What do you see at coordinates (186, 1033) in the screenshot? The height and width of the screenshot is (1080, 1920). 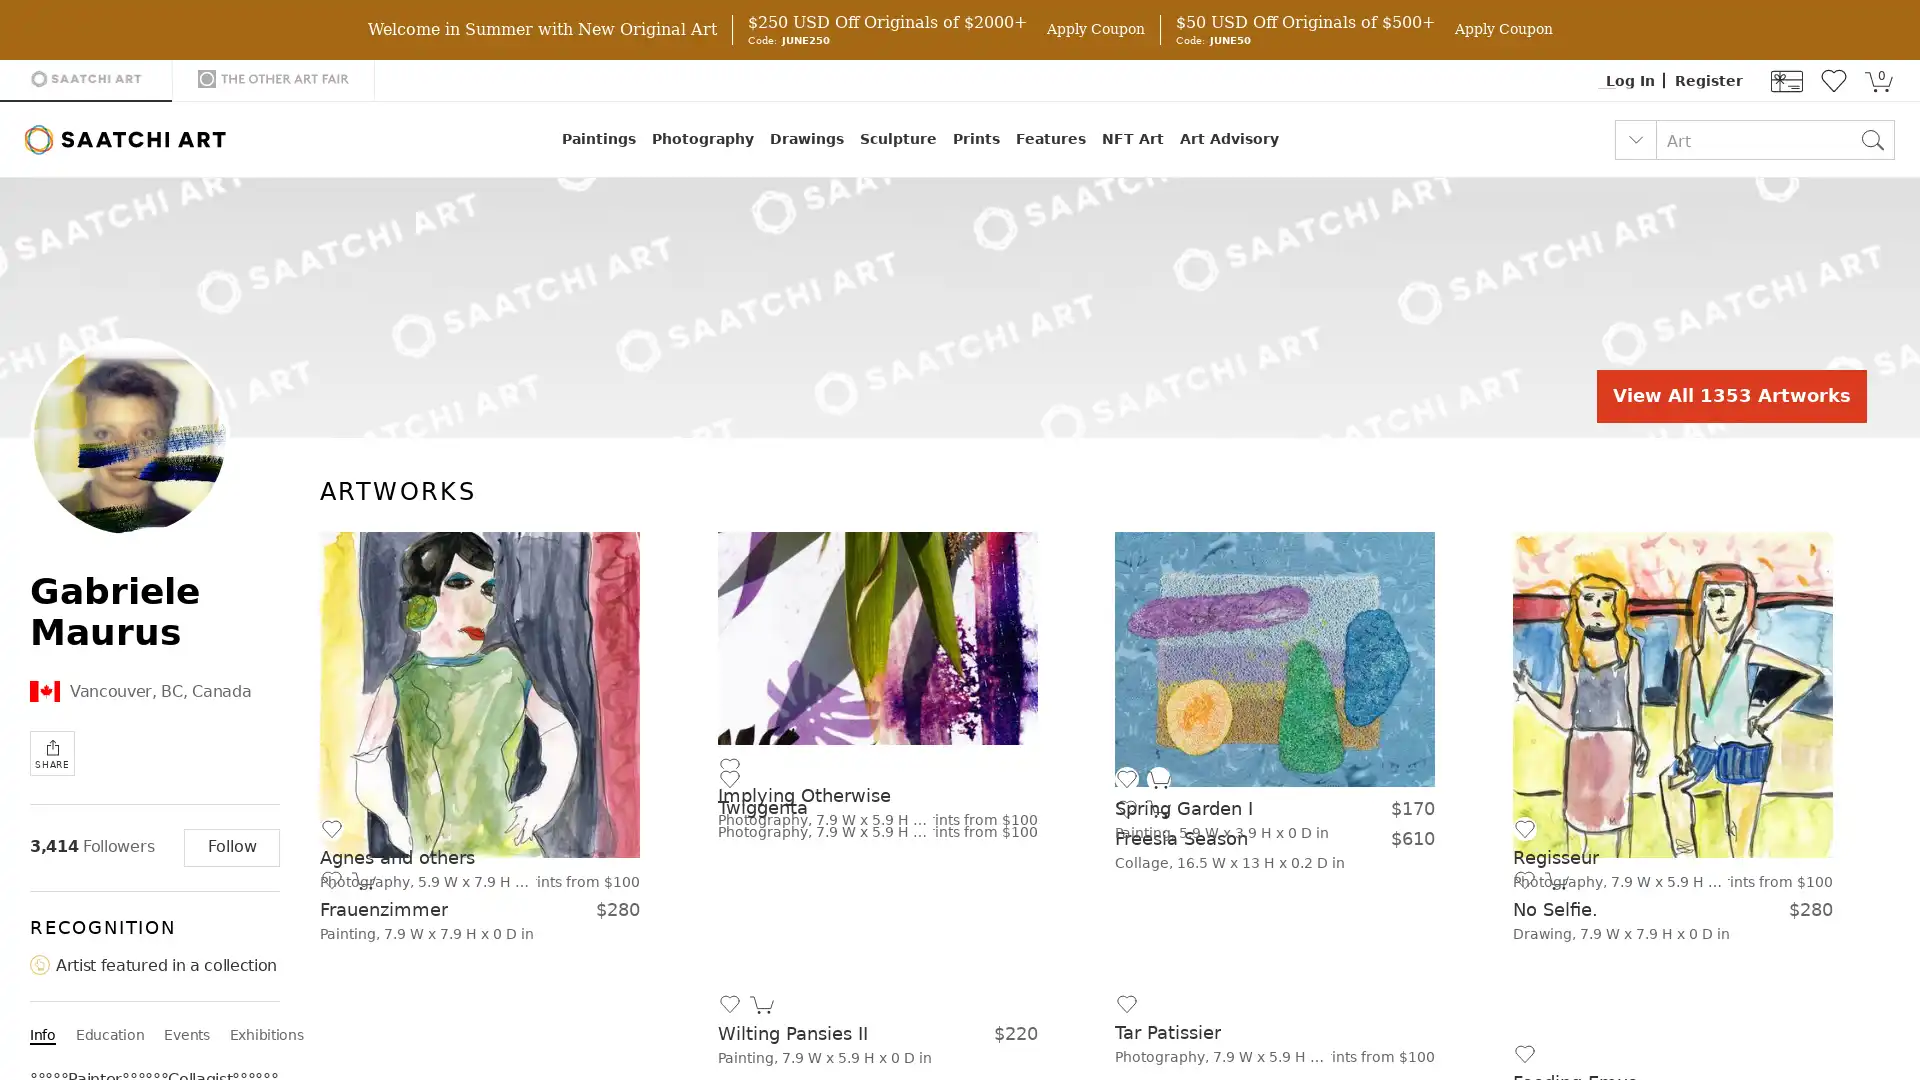 I see `Events` at bounding box center [186, 1033].